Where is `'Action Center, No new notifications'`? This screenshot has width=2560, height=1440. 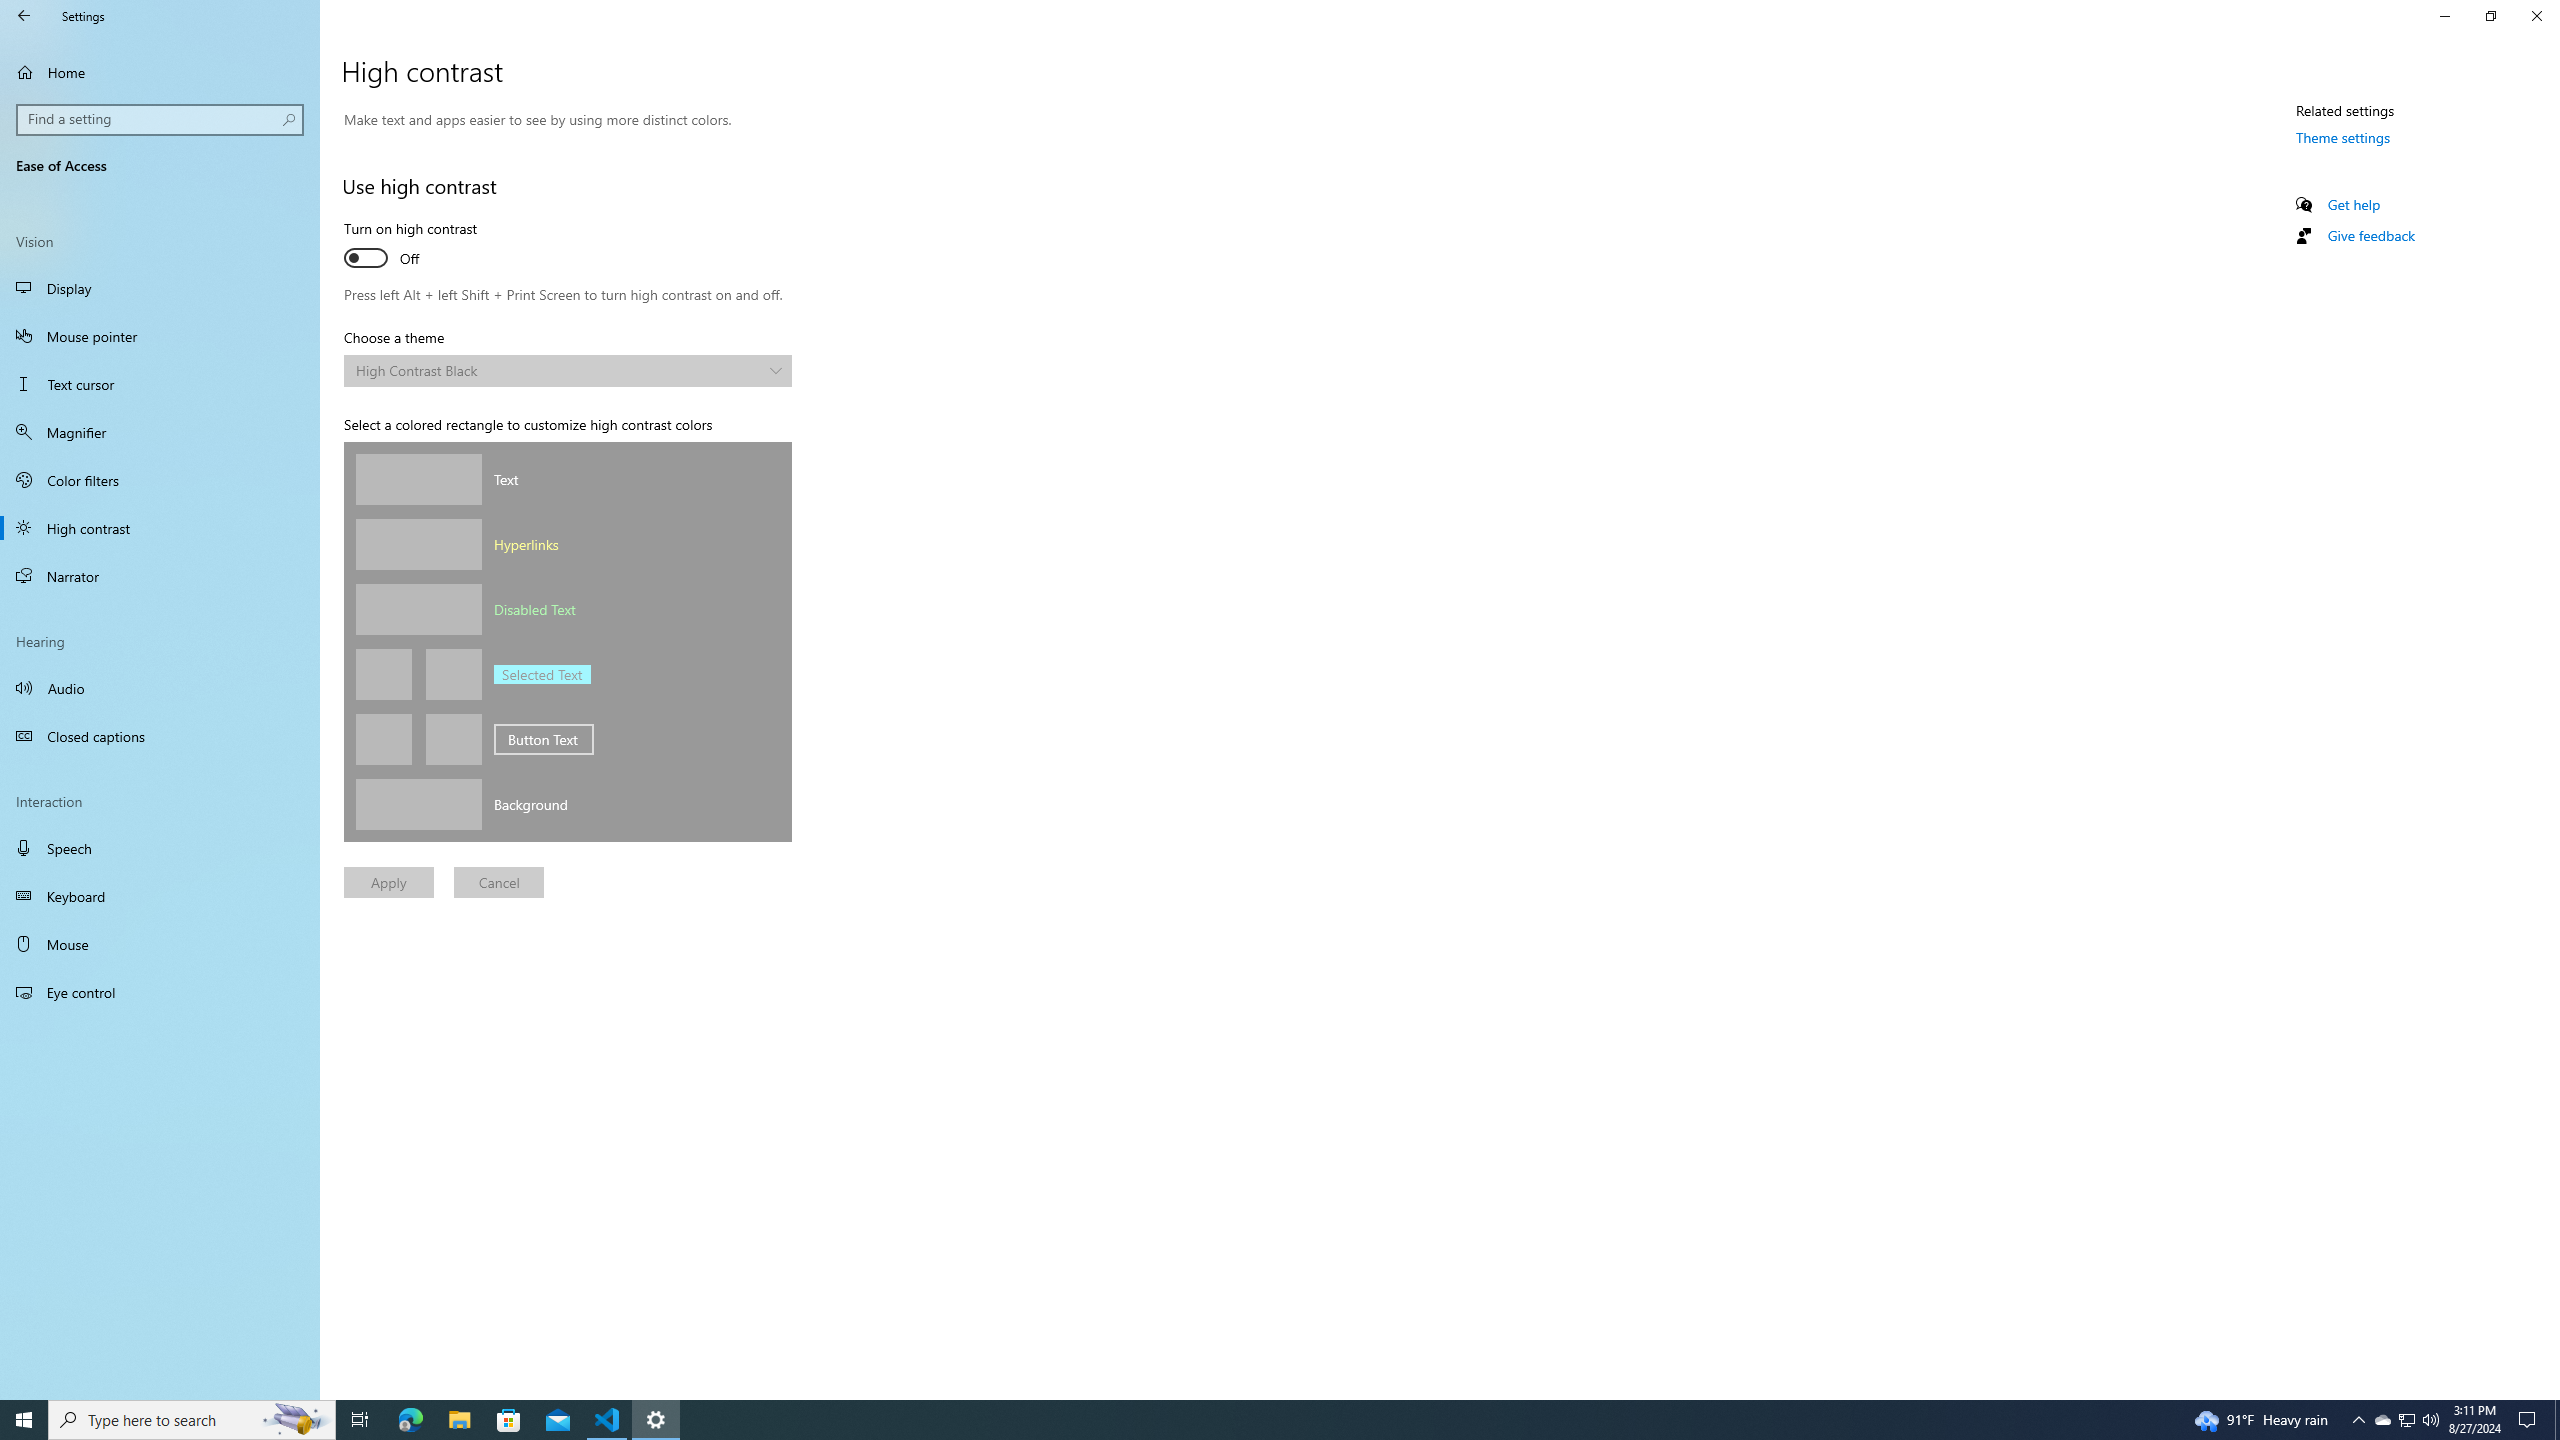 'Action Center, No new notifications' is located at coordinates (2530, 1418).